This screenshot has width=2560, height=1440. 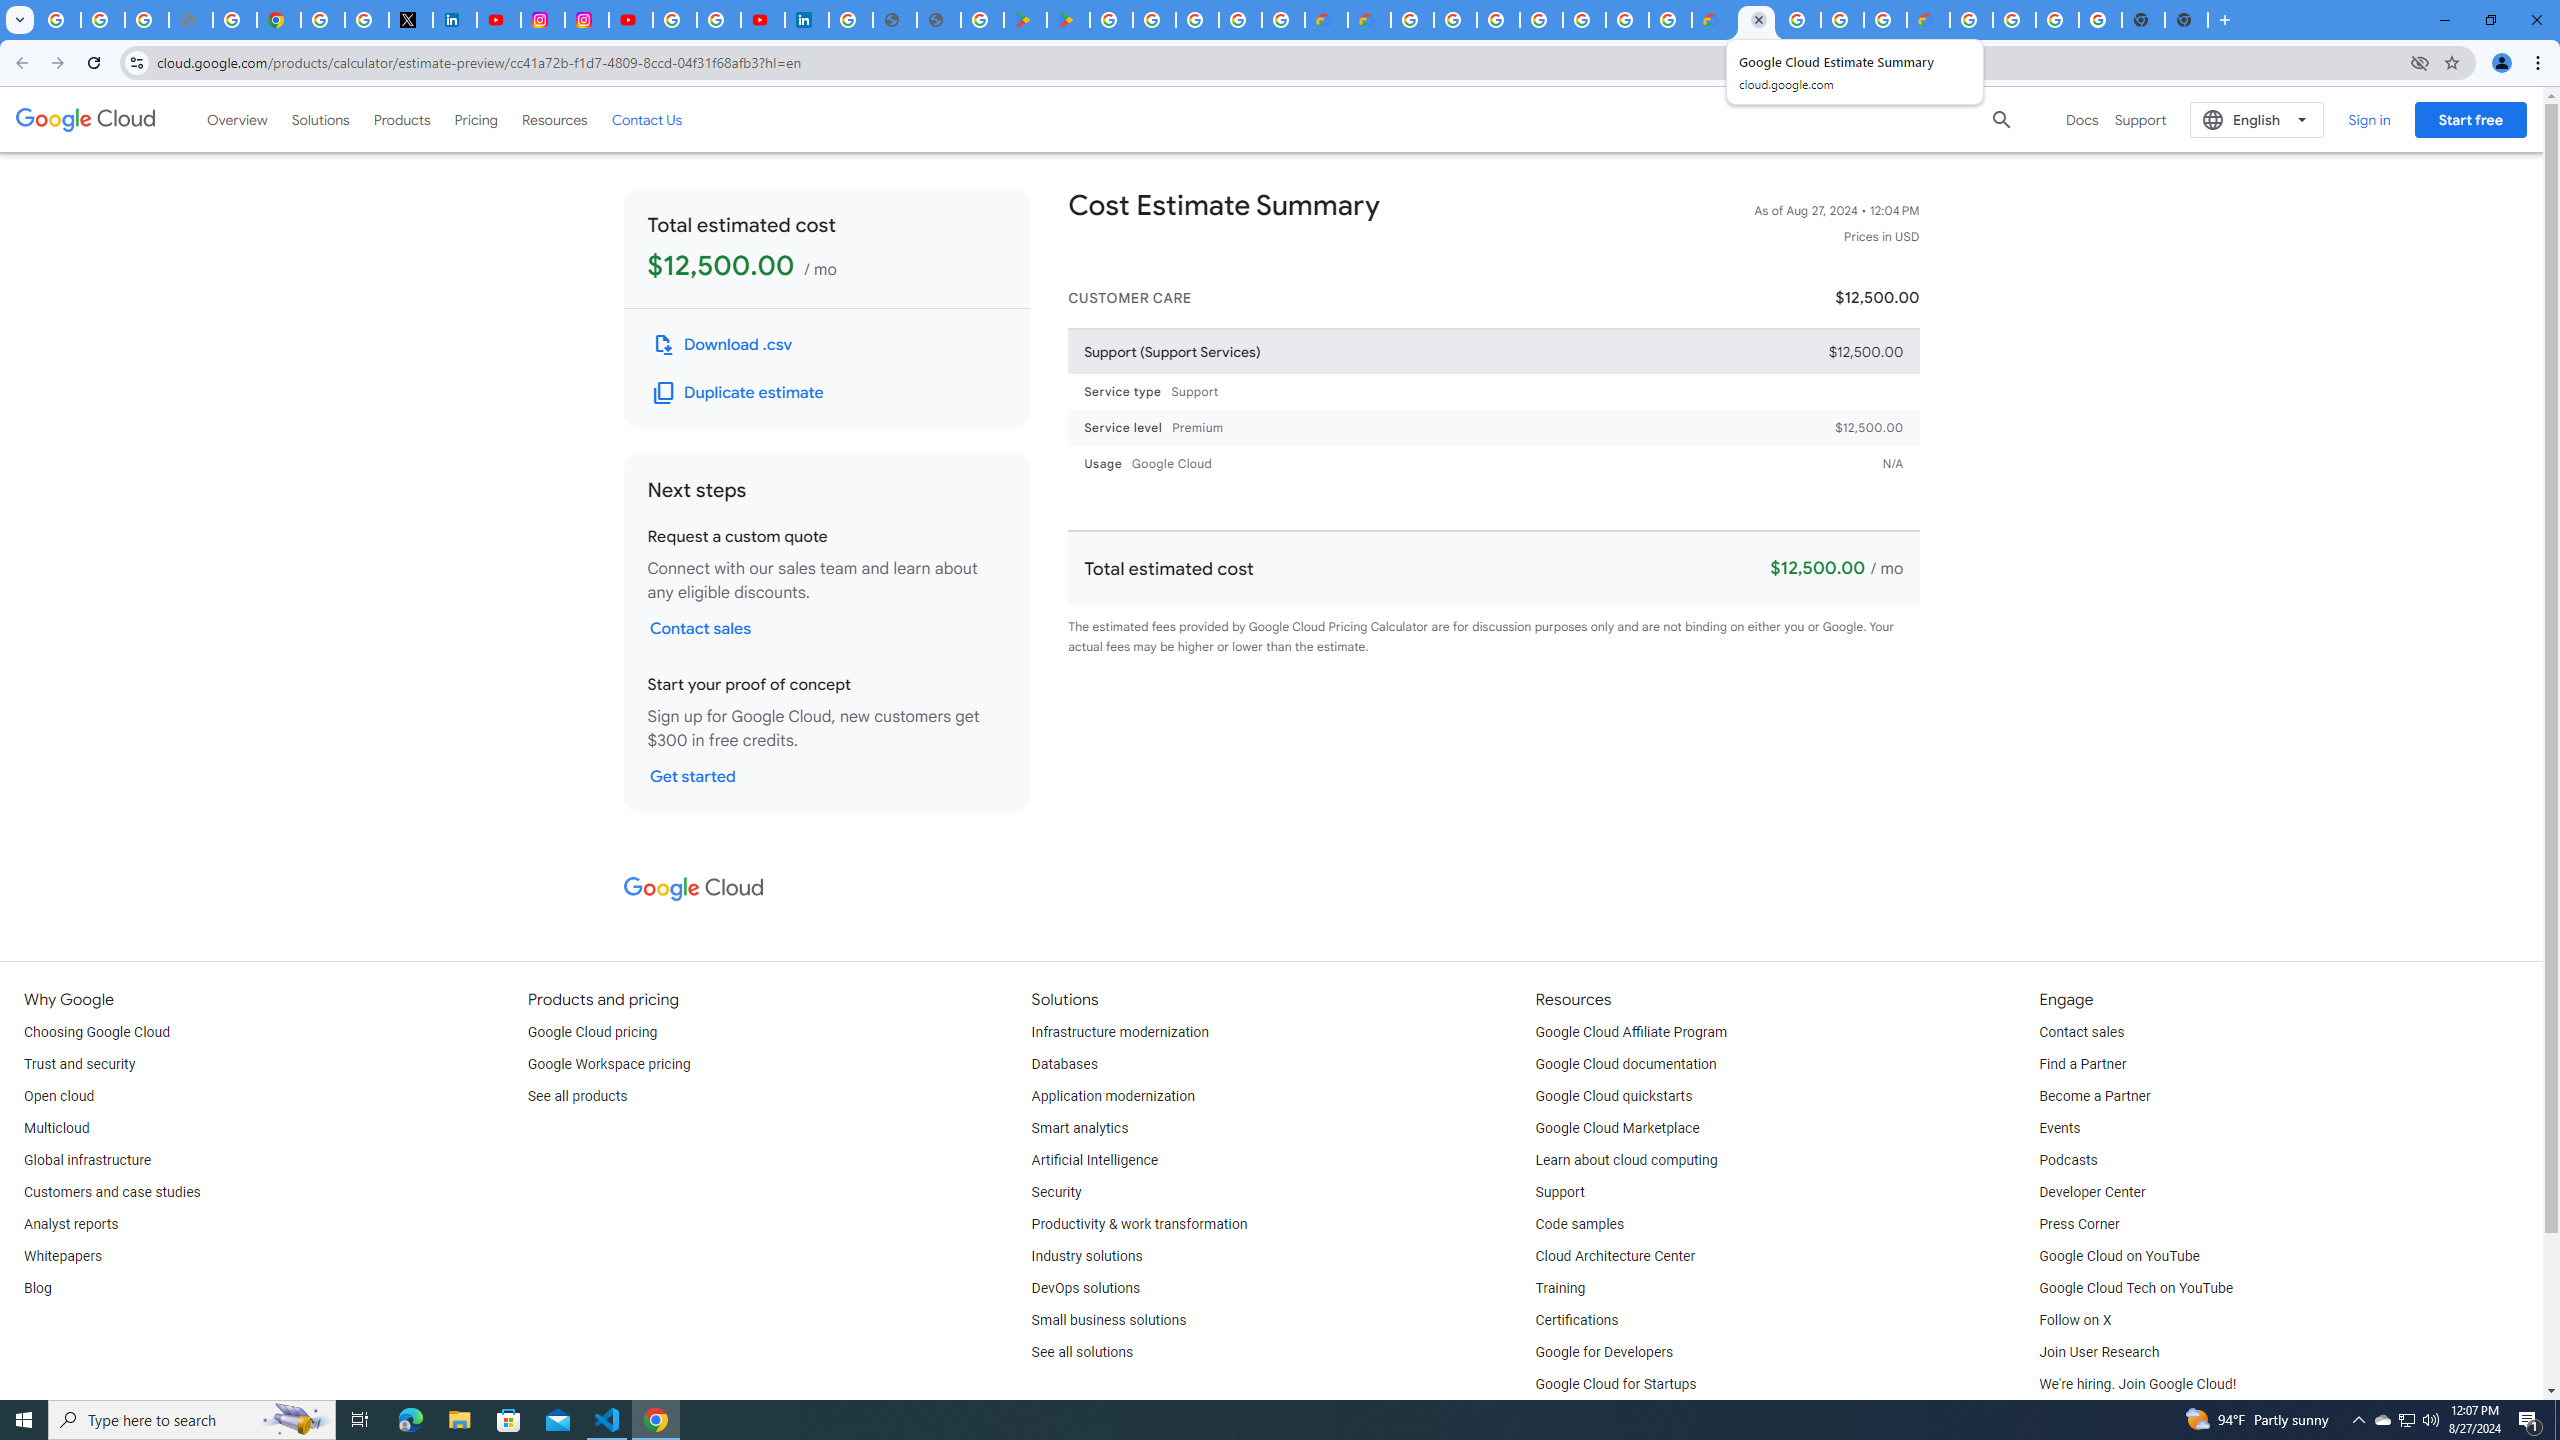 I want to click on 'Global infrastructure', so click(x=86, y=1160).